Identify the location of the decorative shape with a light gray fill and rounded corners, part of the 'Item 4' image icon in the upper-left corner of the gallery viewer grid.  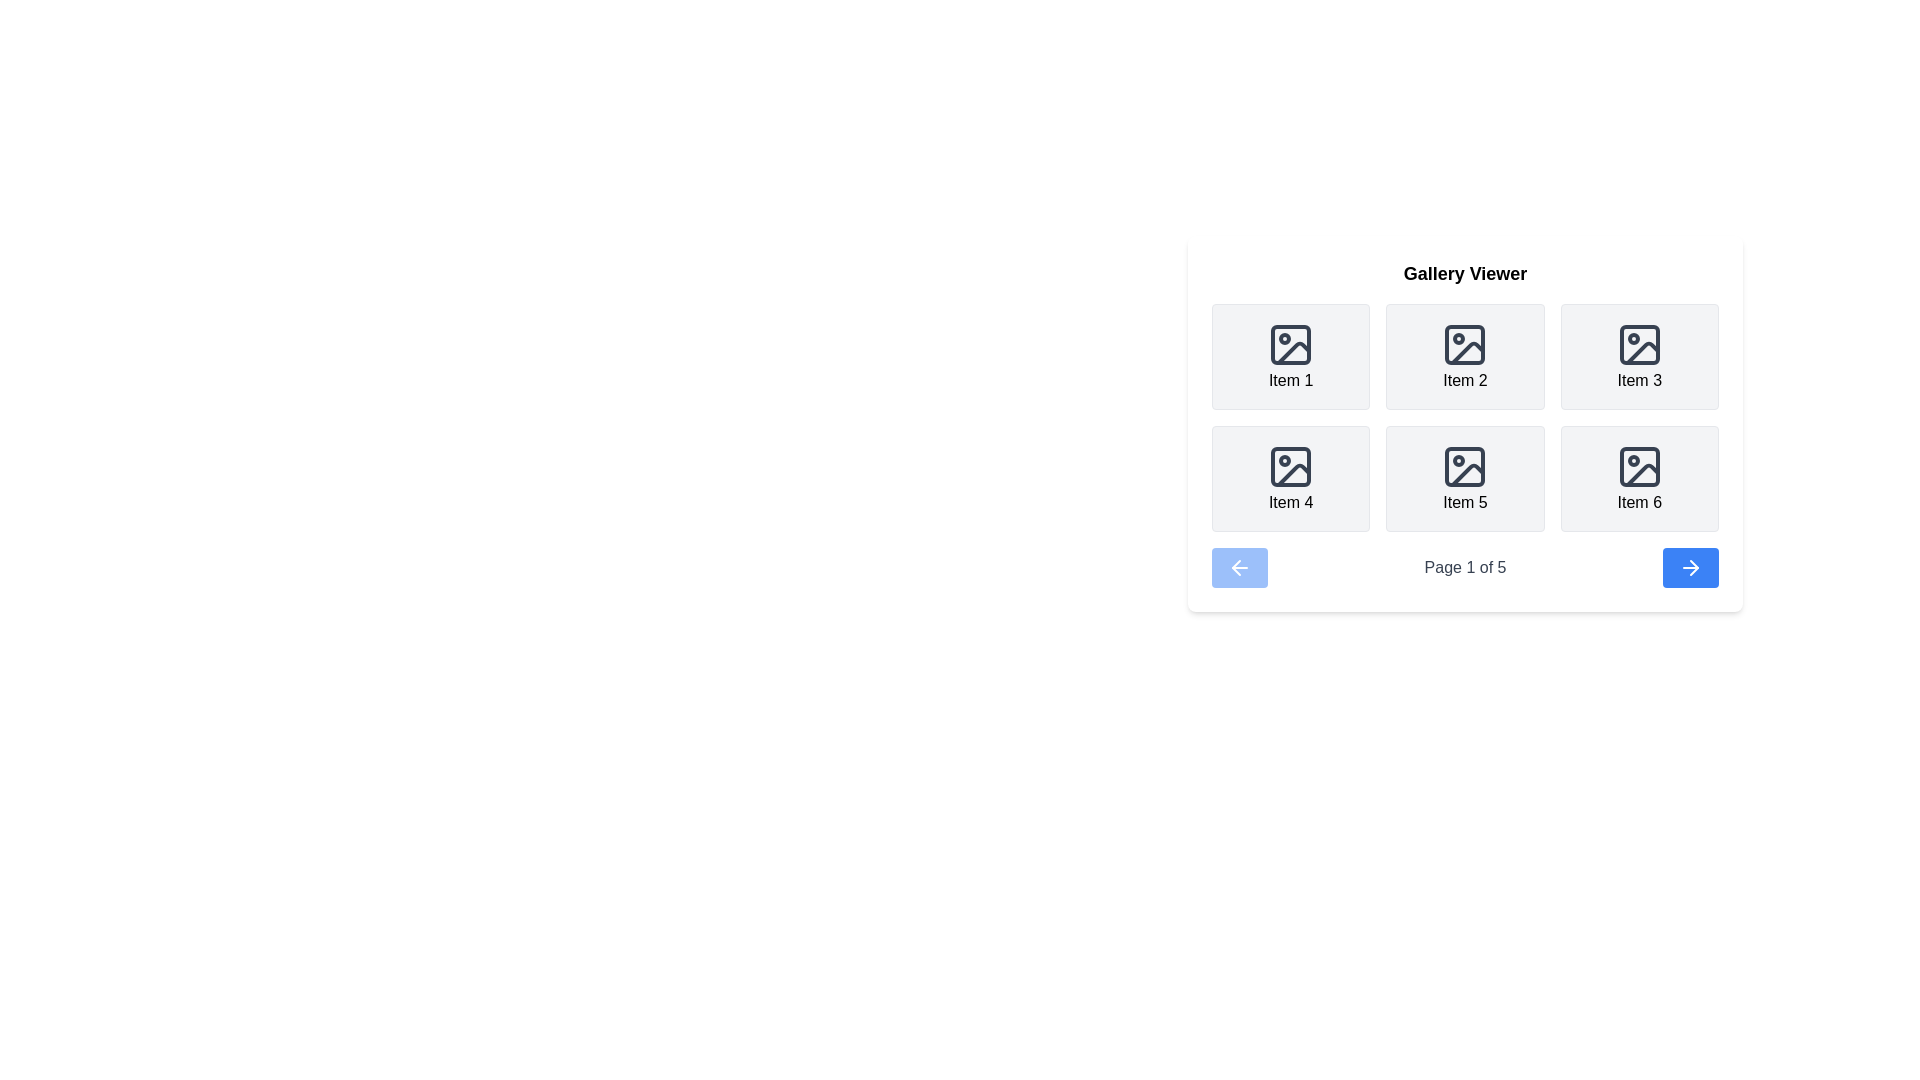
(1291, 466).